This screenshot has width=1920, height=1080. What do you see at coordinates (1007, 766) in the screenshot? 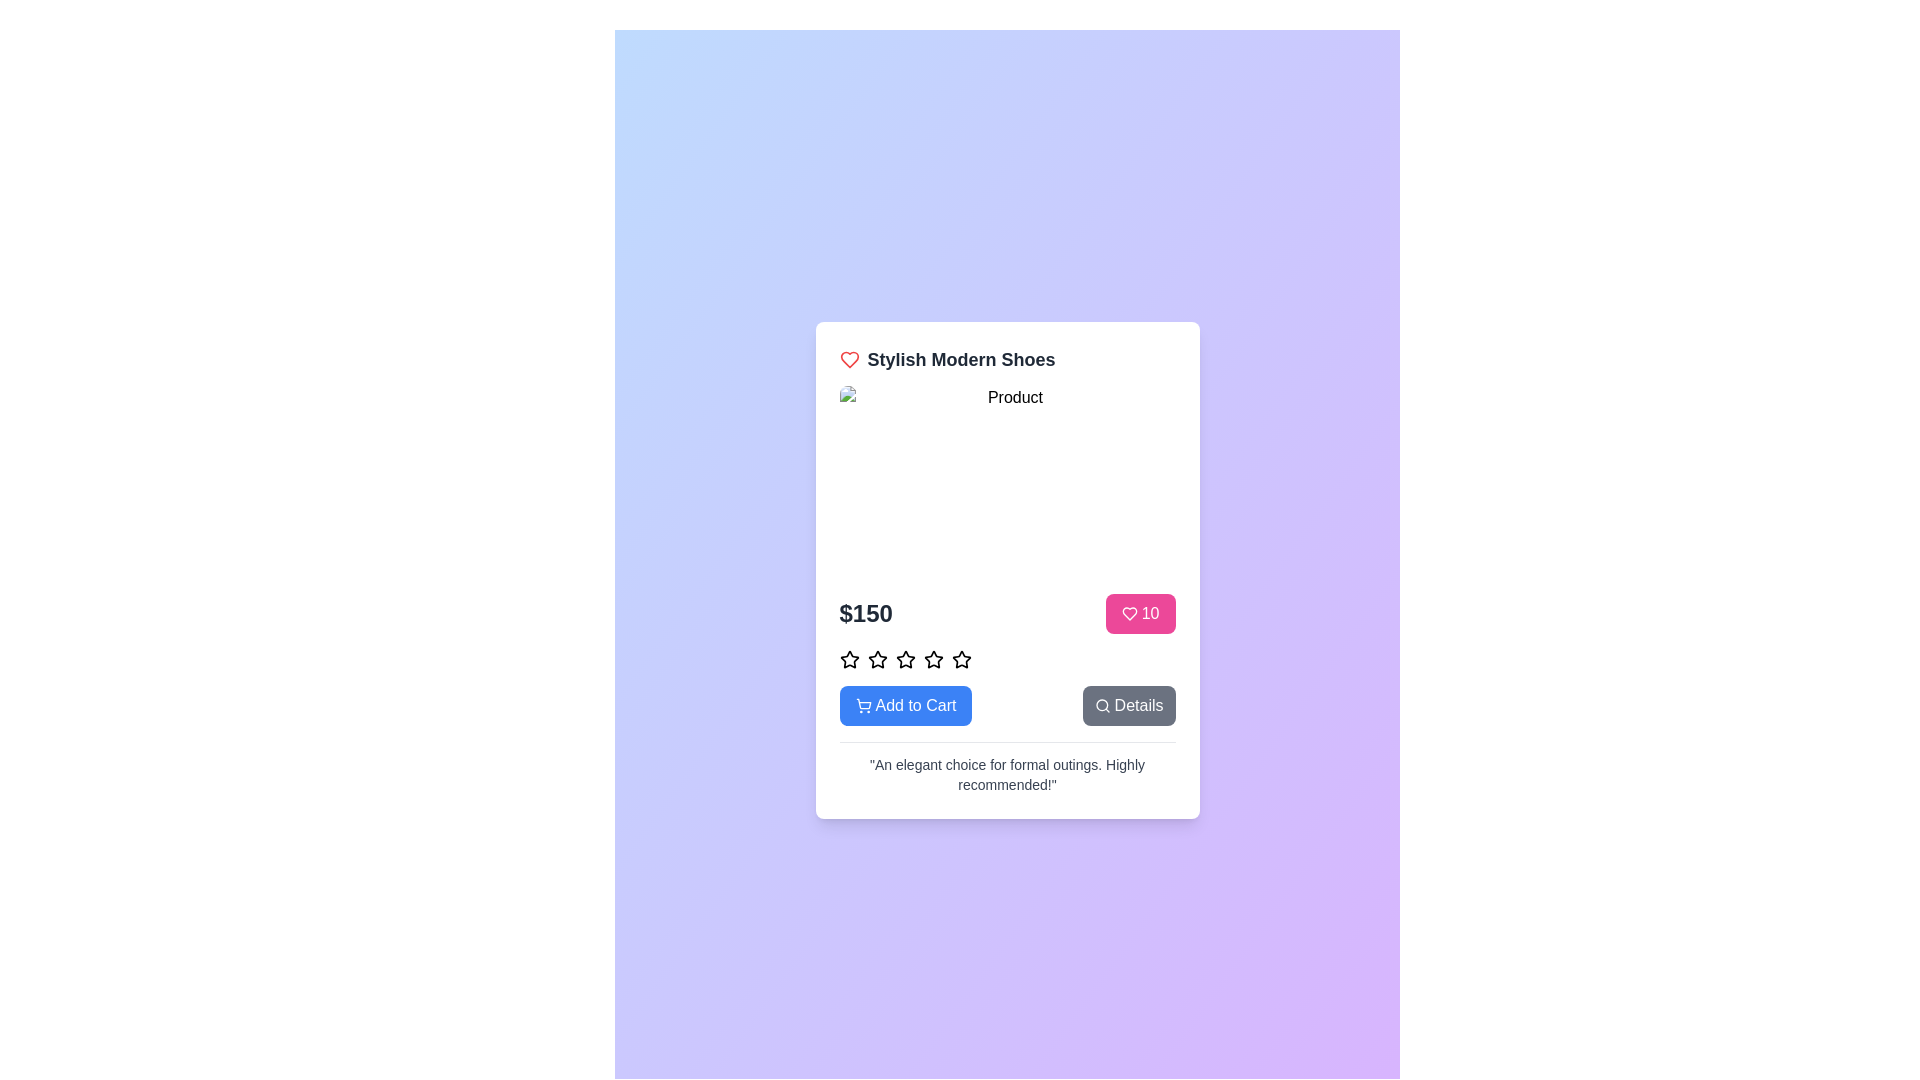
I see `customer review text located in the text block styled in a smaller greyish font, positioned at the bottom of the product card, below the 'Add to Cart' and 'Details' buttons` at bounding box center [1007, 766].